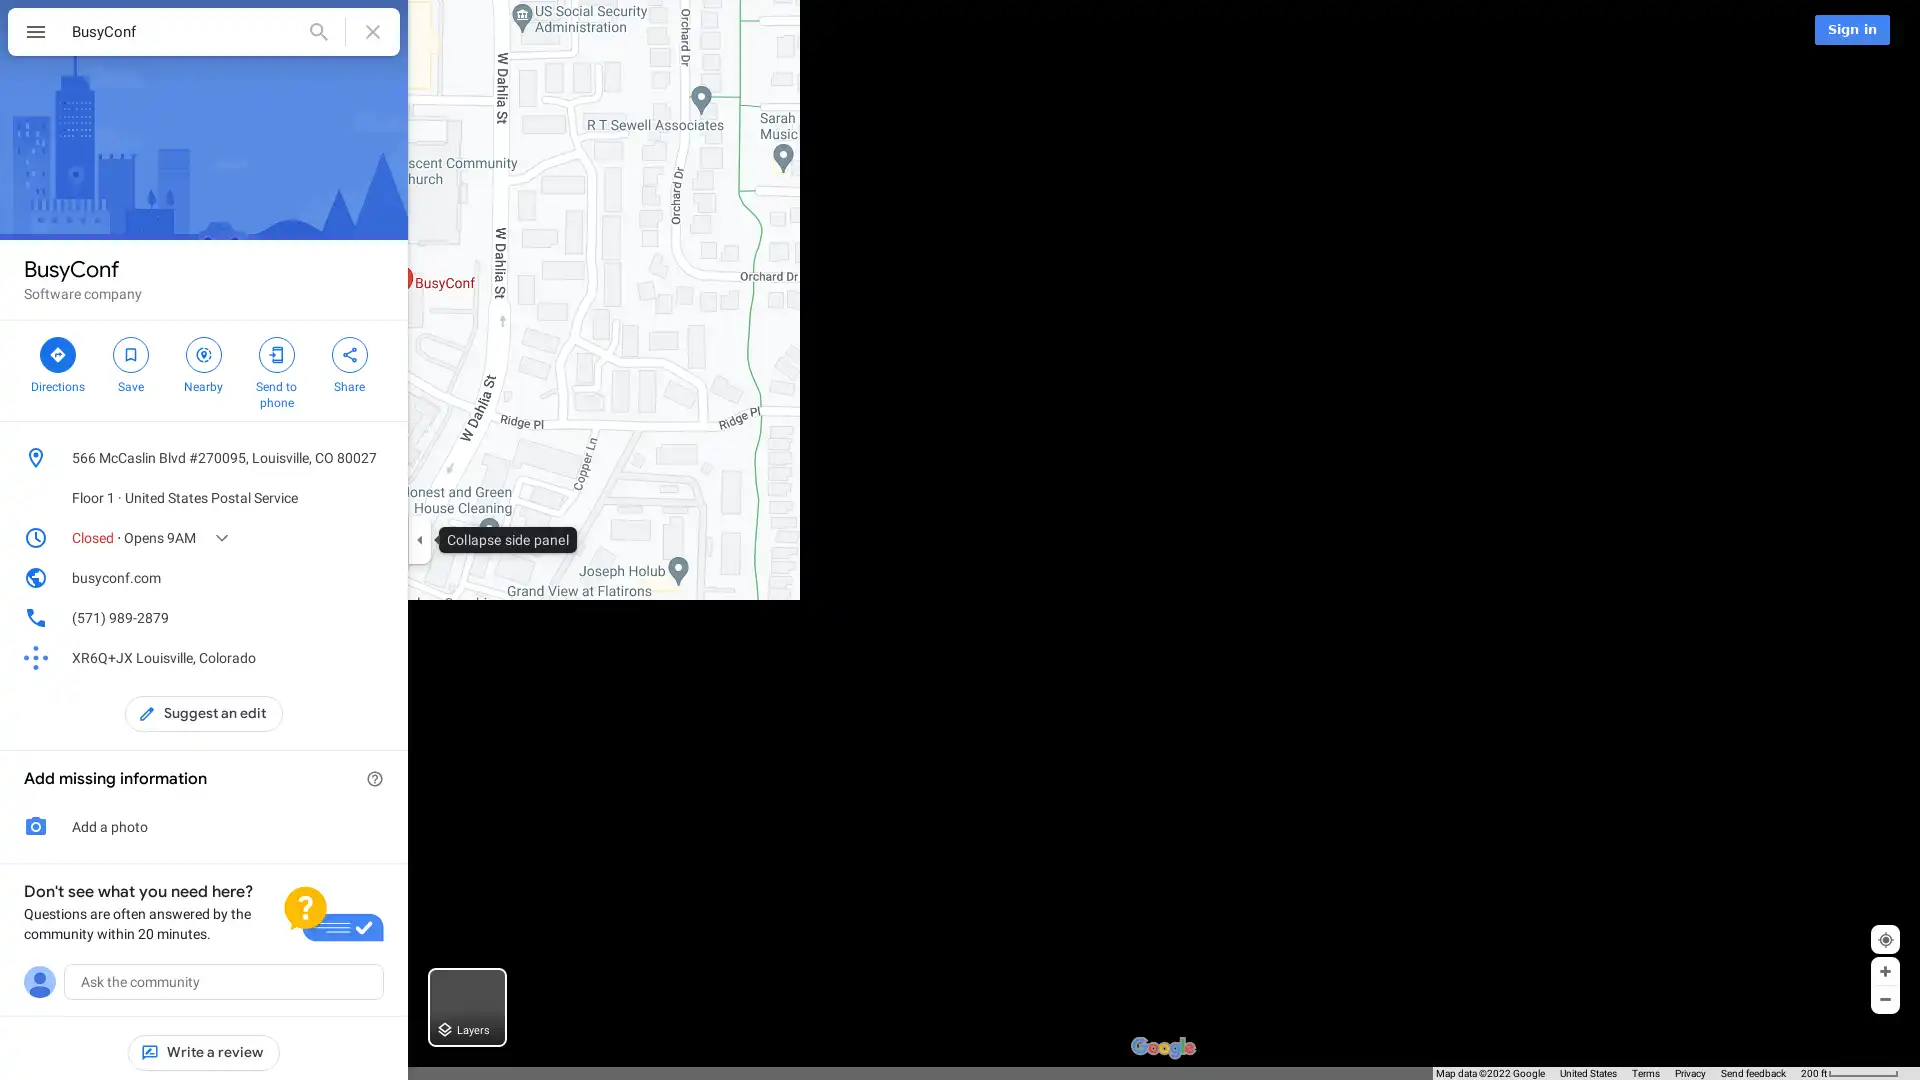 The image size is (1920, 1080). Describe the element at coordinates (1884, 1012) in the screenshot. I see `Zoom out` at that location.